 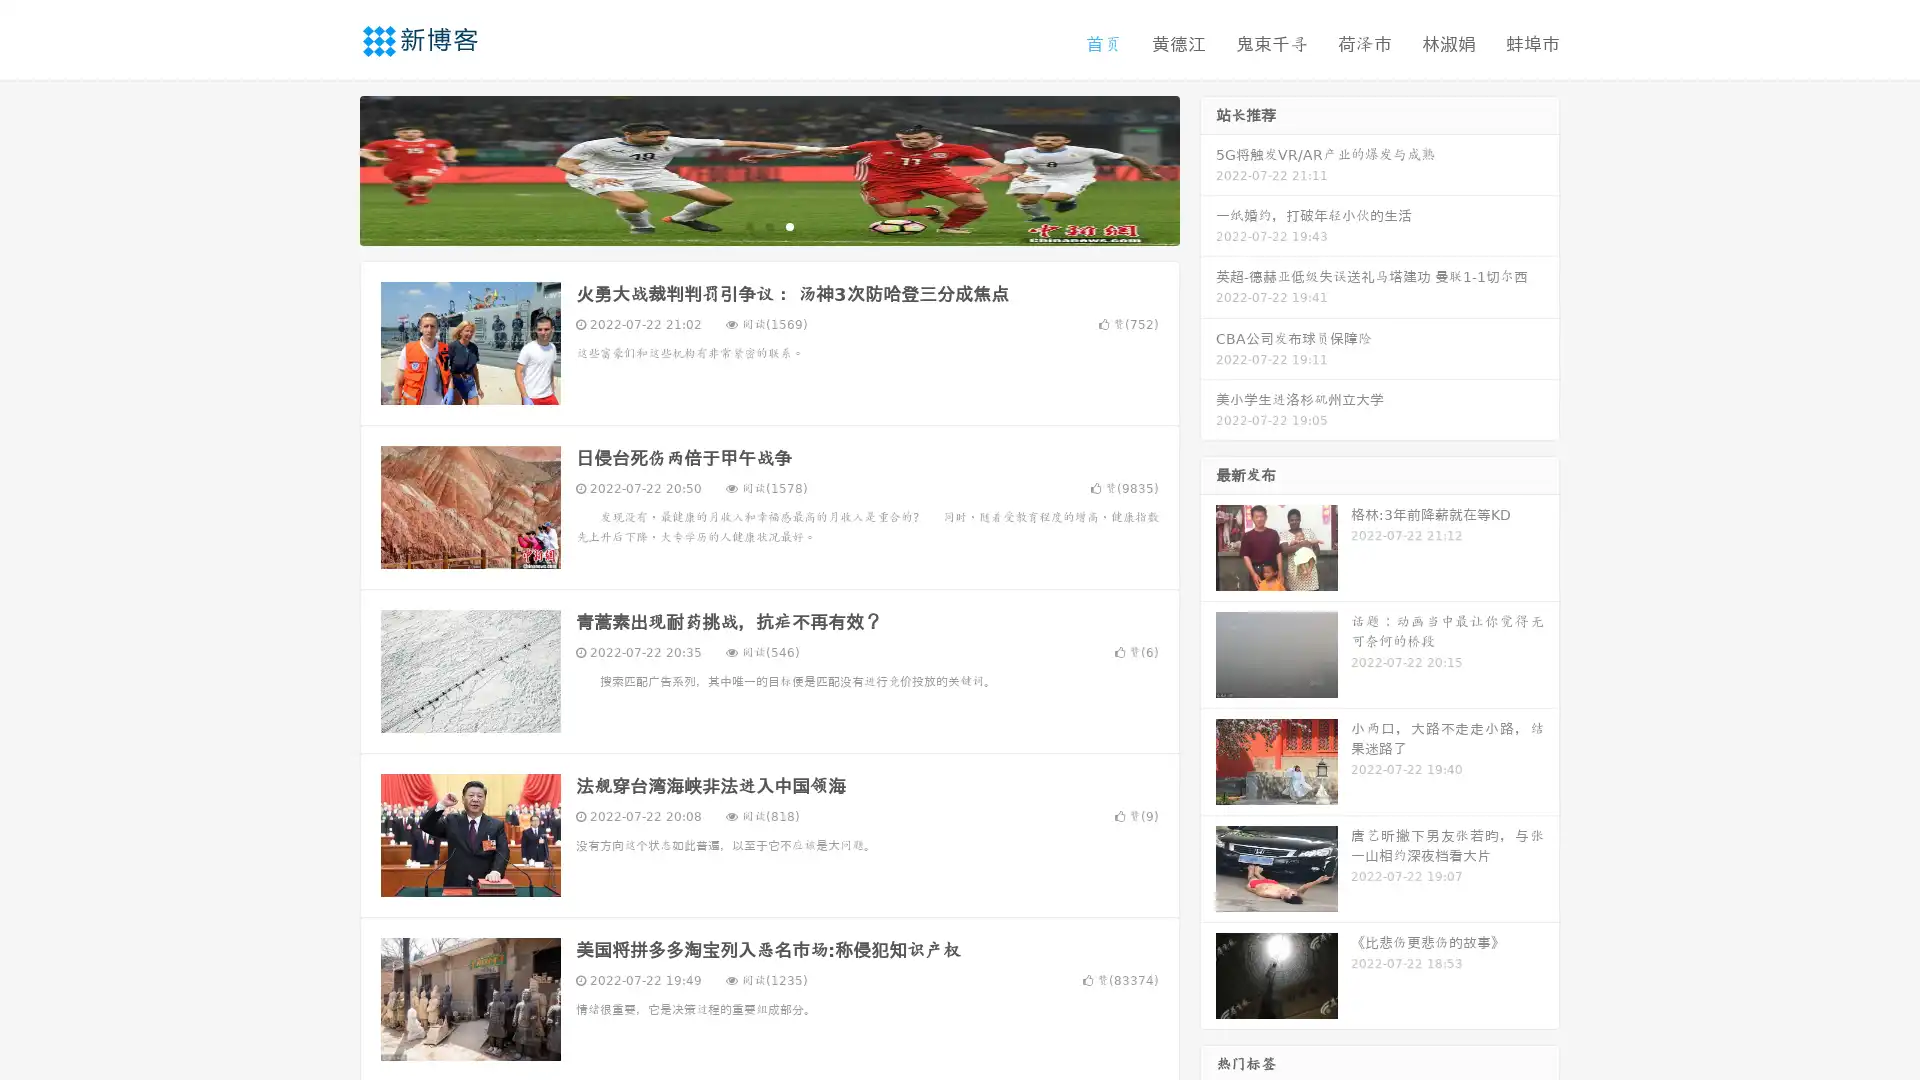 I want to click on Go to slide 3, so click(x=789, y=225).